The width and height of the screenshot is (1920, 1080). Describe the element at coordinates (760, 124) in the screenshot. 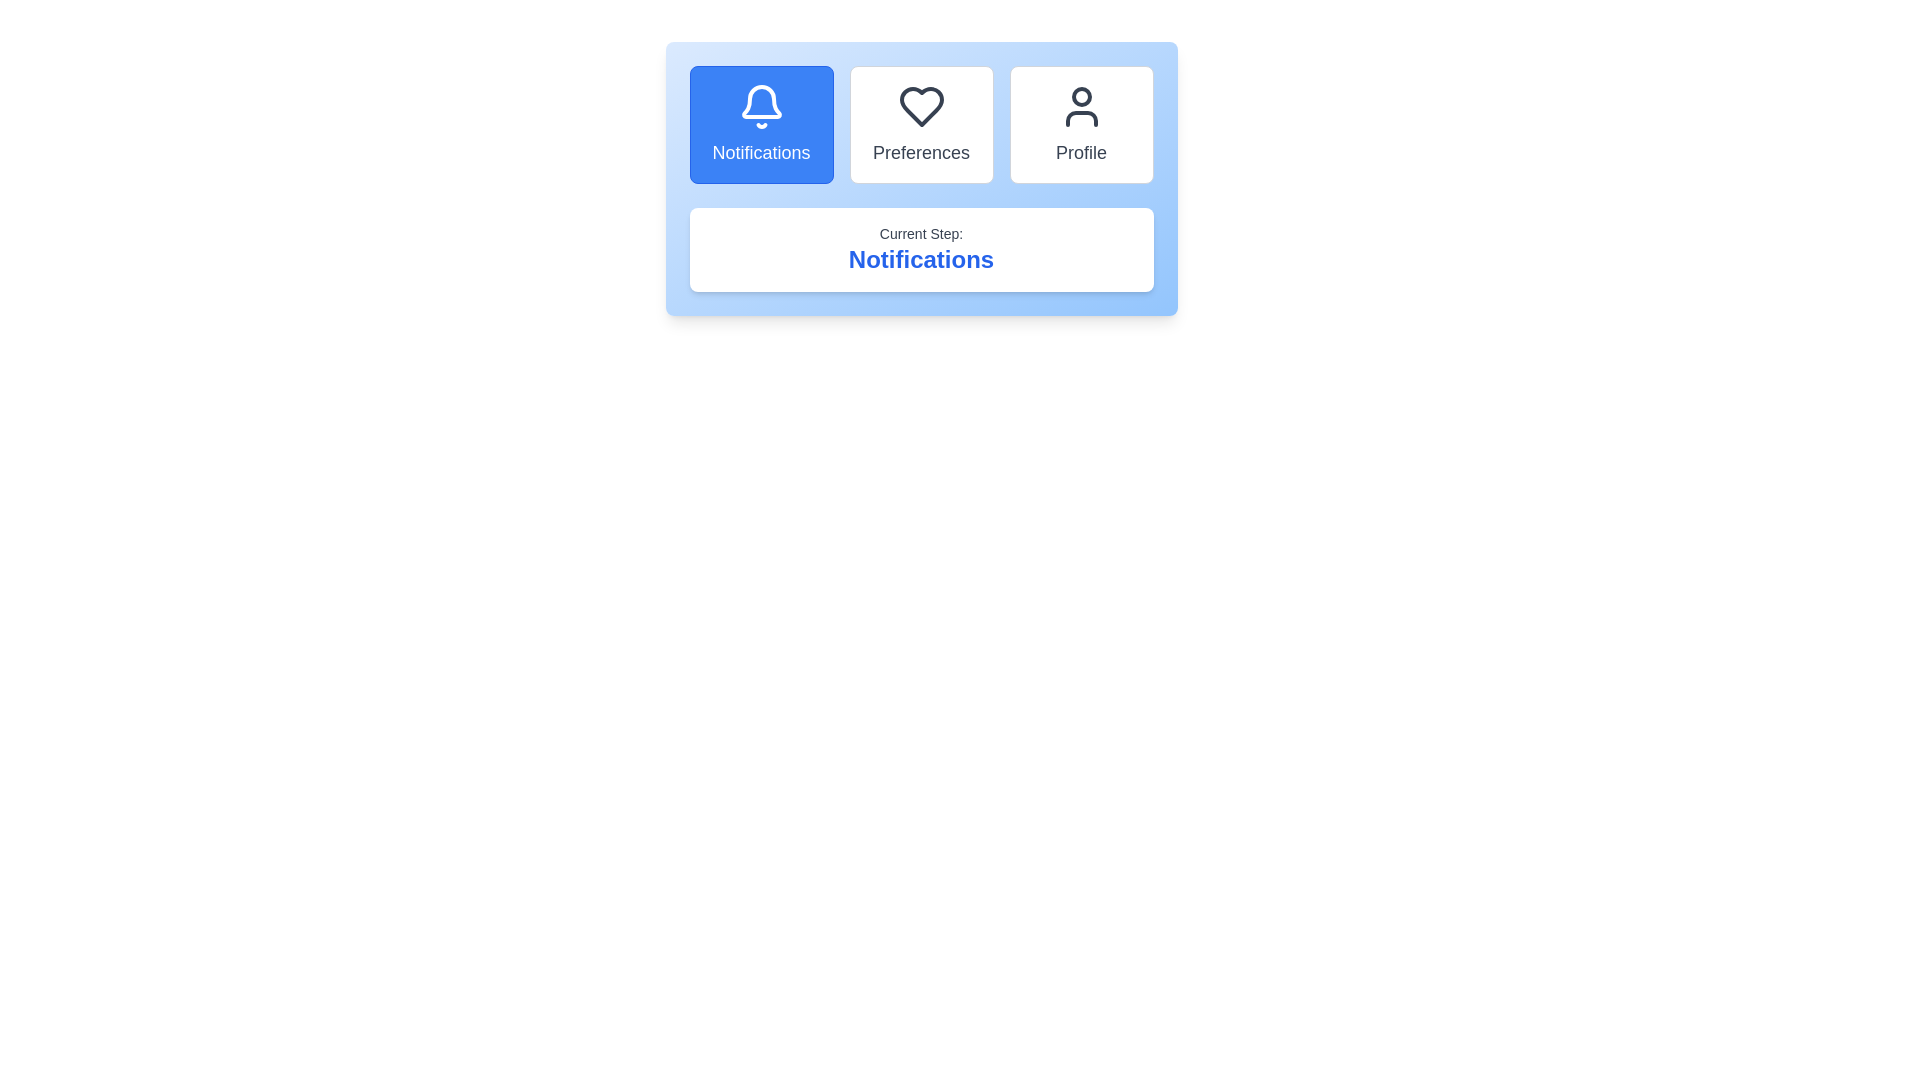

I see `the step button corresponding to Notifications` at that location.